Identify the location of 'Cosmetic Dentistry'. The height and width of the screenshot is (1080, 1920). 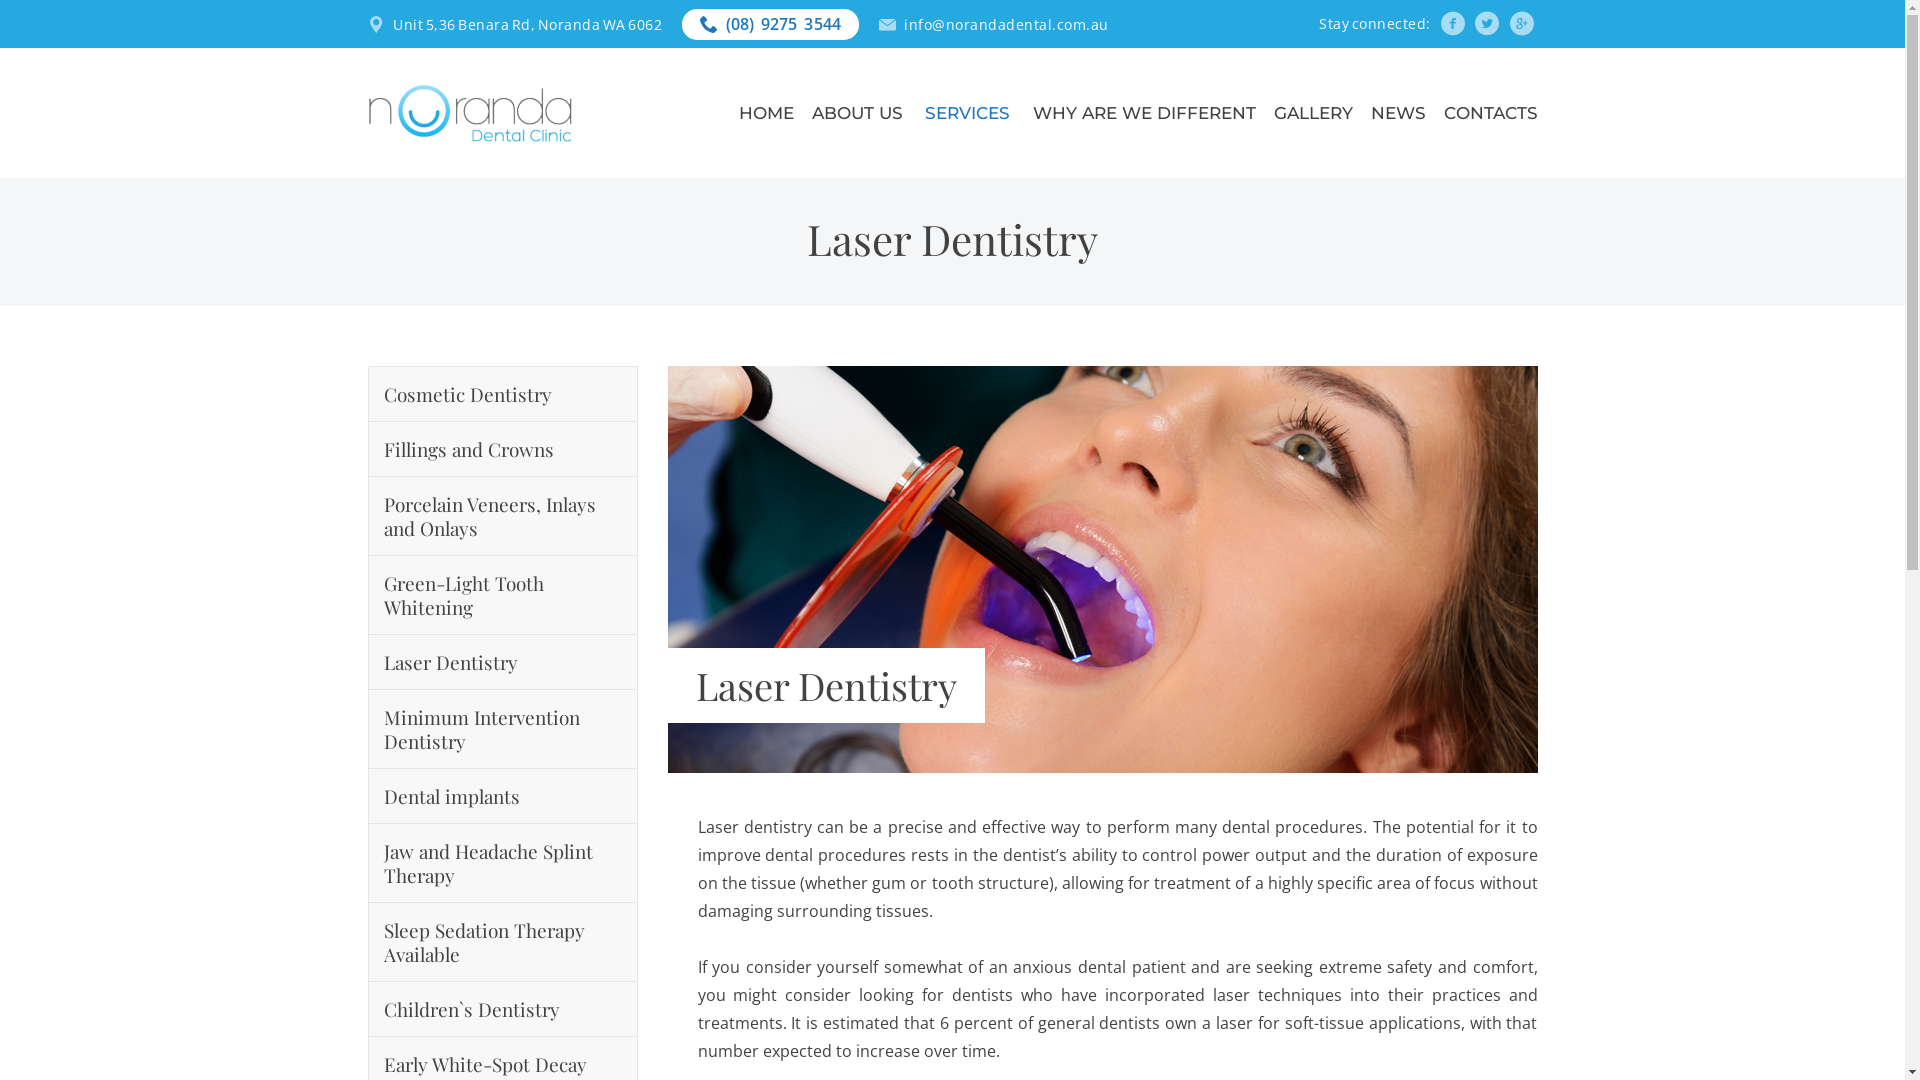
(502, 394).